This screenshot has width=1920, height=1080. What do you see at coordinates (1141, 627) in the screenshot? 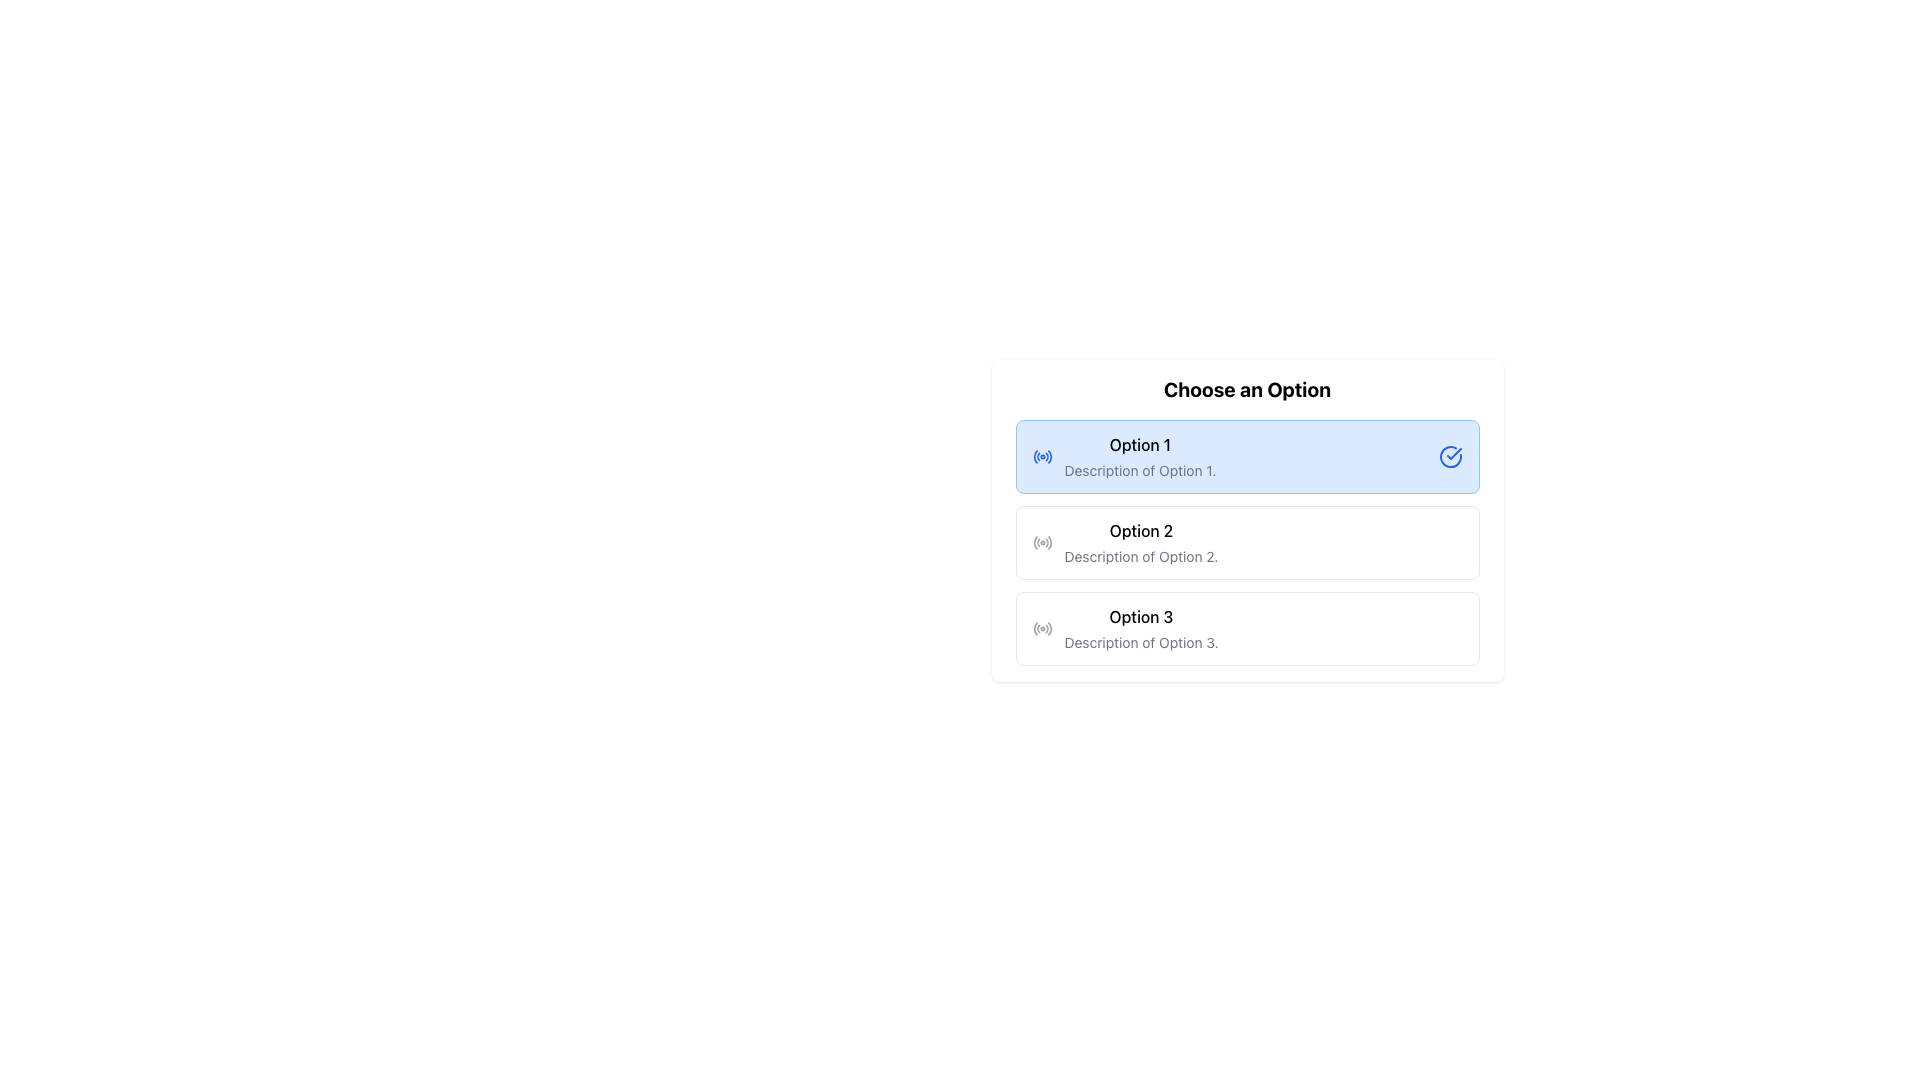
I see `the third selectable item in the 'Choose an Option' list, which provides details about the selection represented by its text` at bounding box center [1141, 627].